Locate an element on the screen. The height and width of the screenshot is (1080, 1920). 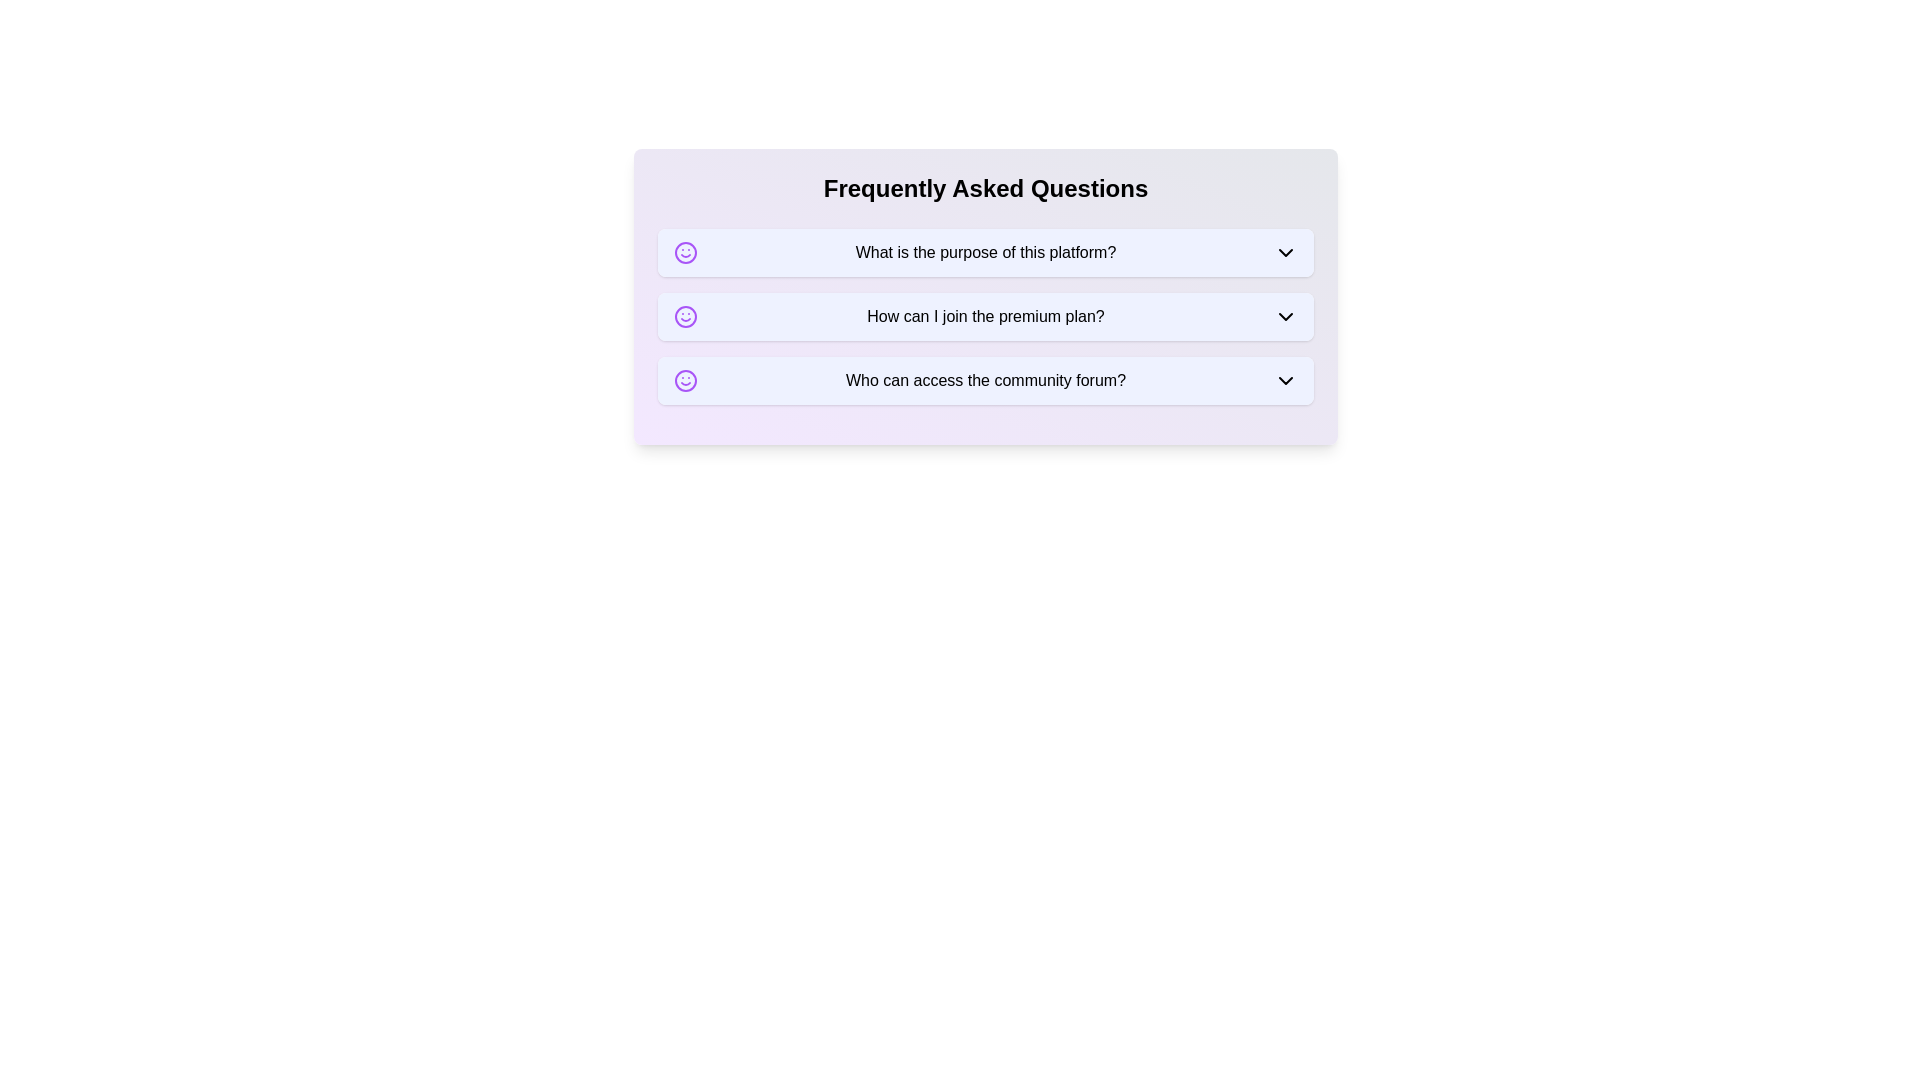
the circular SVG graphical element representing a smiley face, located to the left of the text 'How can I join the premium plan?' is located at coordinates (686, 315).